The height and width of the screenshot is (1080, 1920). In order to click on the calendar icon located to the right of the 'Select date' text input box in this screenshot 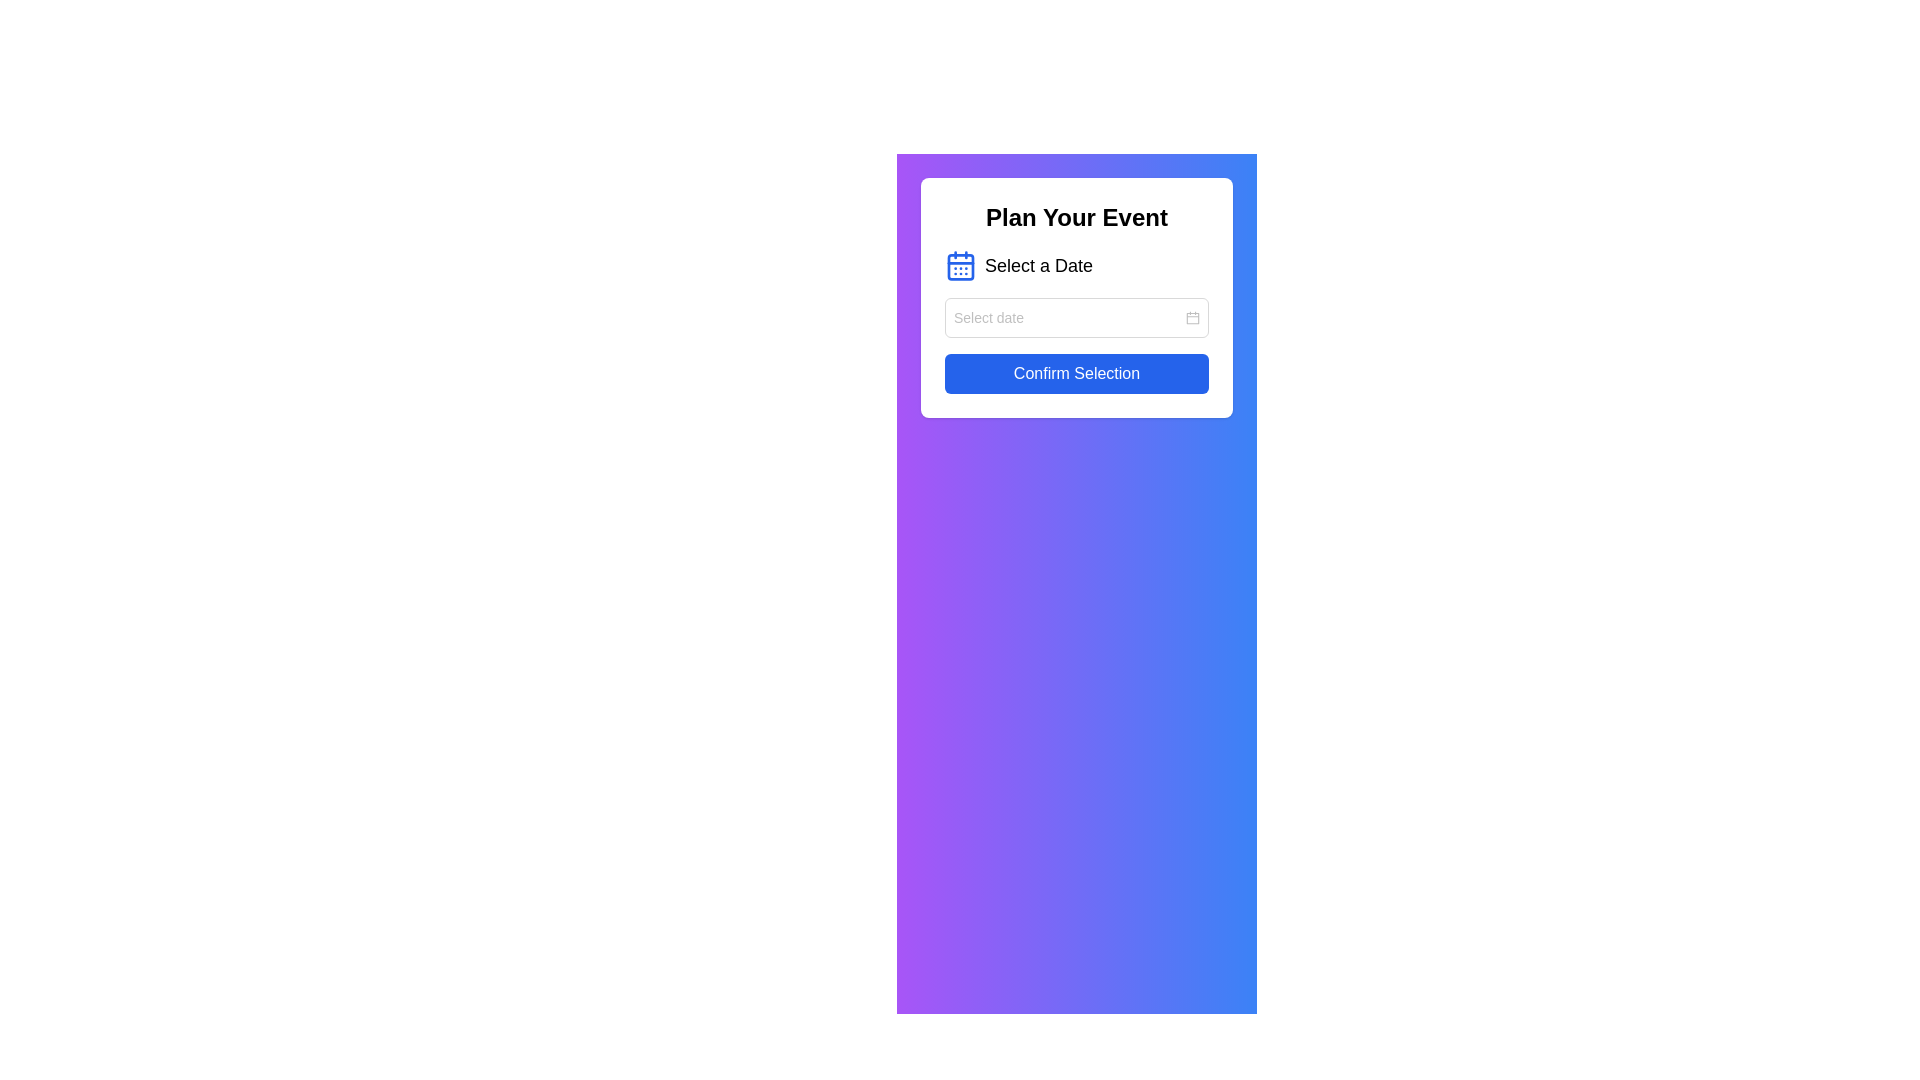, I will do `click(1193, 316)`.